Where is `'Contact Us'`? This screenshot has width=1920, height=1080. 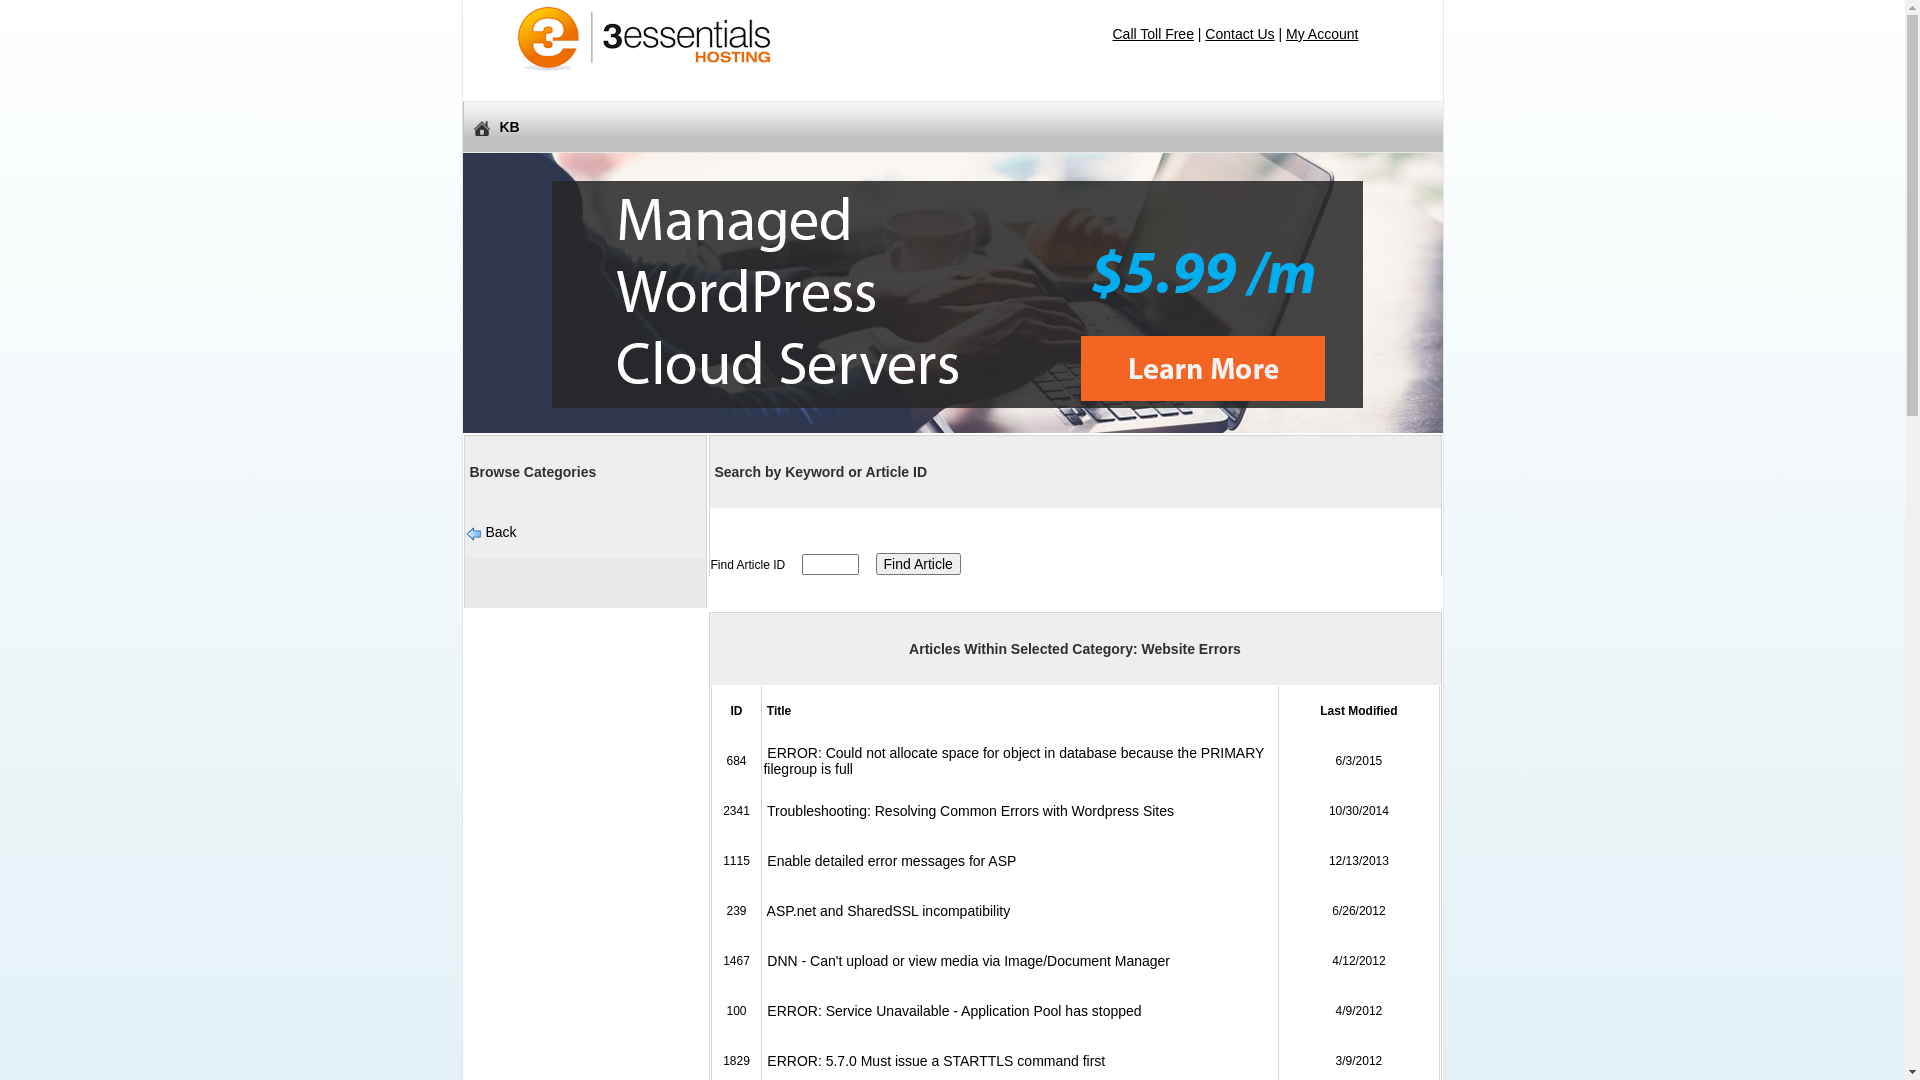
'Contact Us' is located at coordinates (1238, 34).